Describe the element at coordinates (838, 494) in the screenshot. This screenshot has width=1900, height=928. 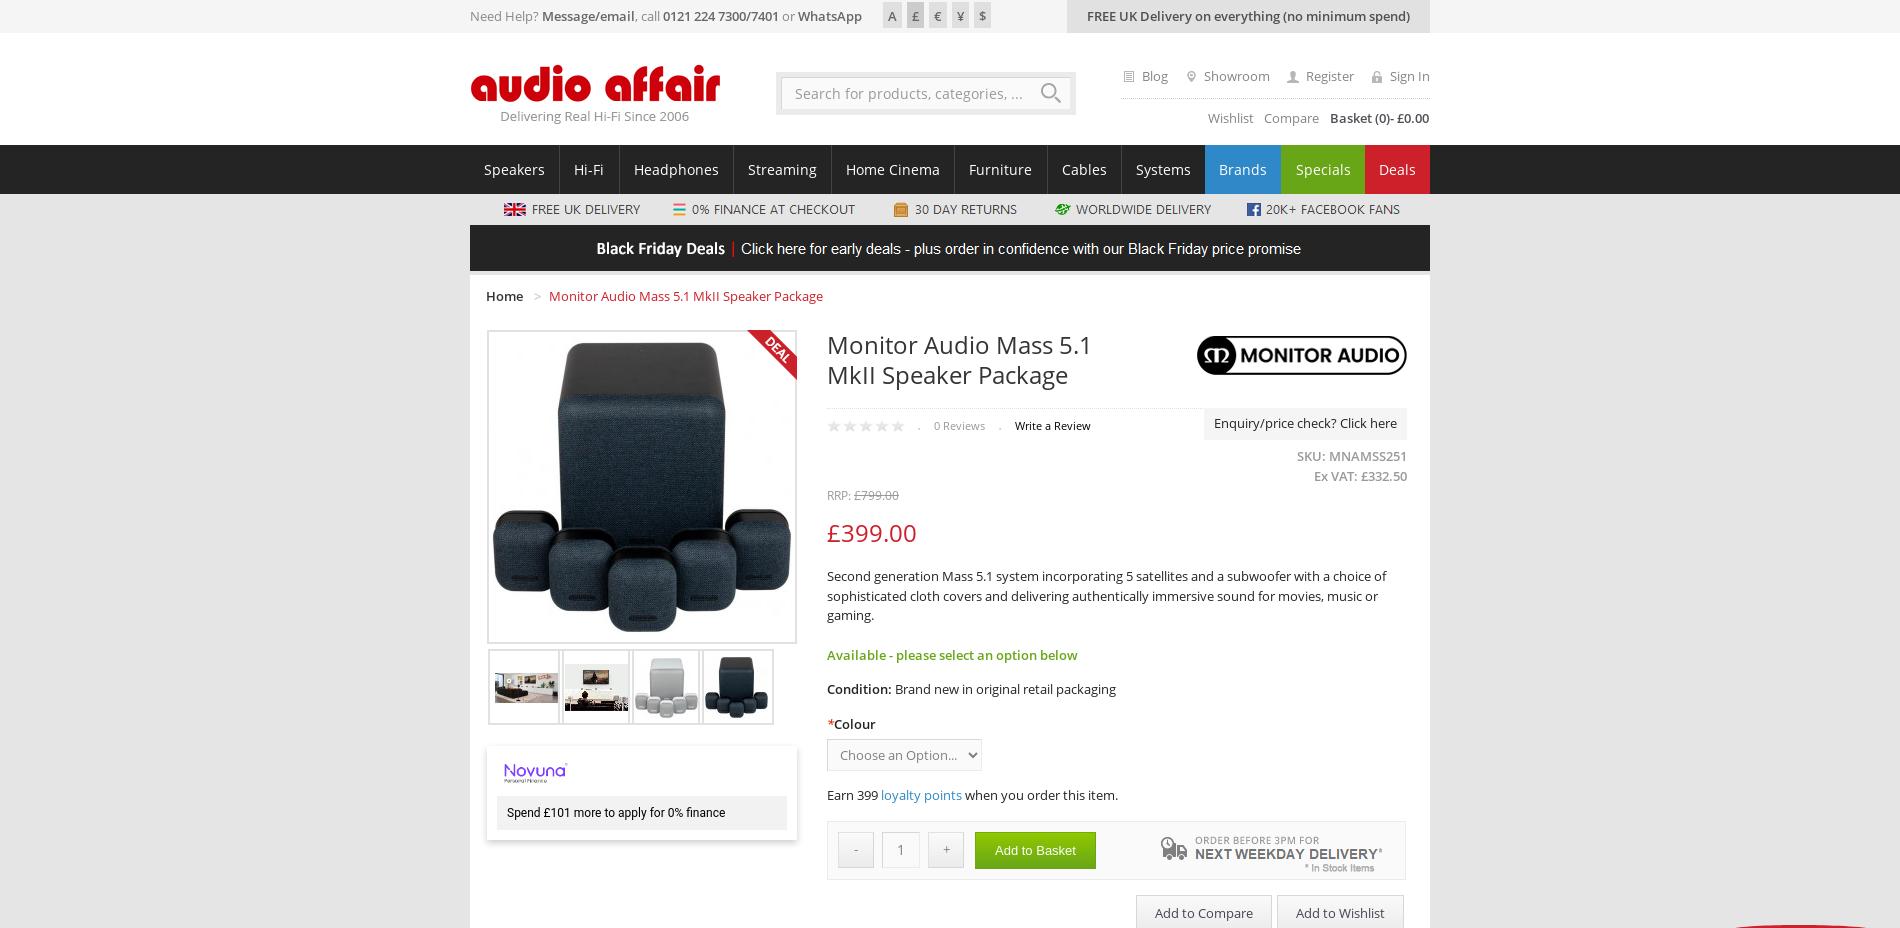
I see `'RRP:'` at that location.